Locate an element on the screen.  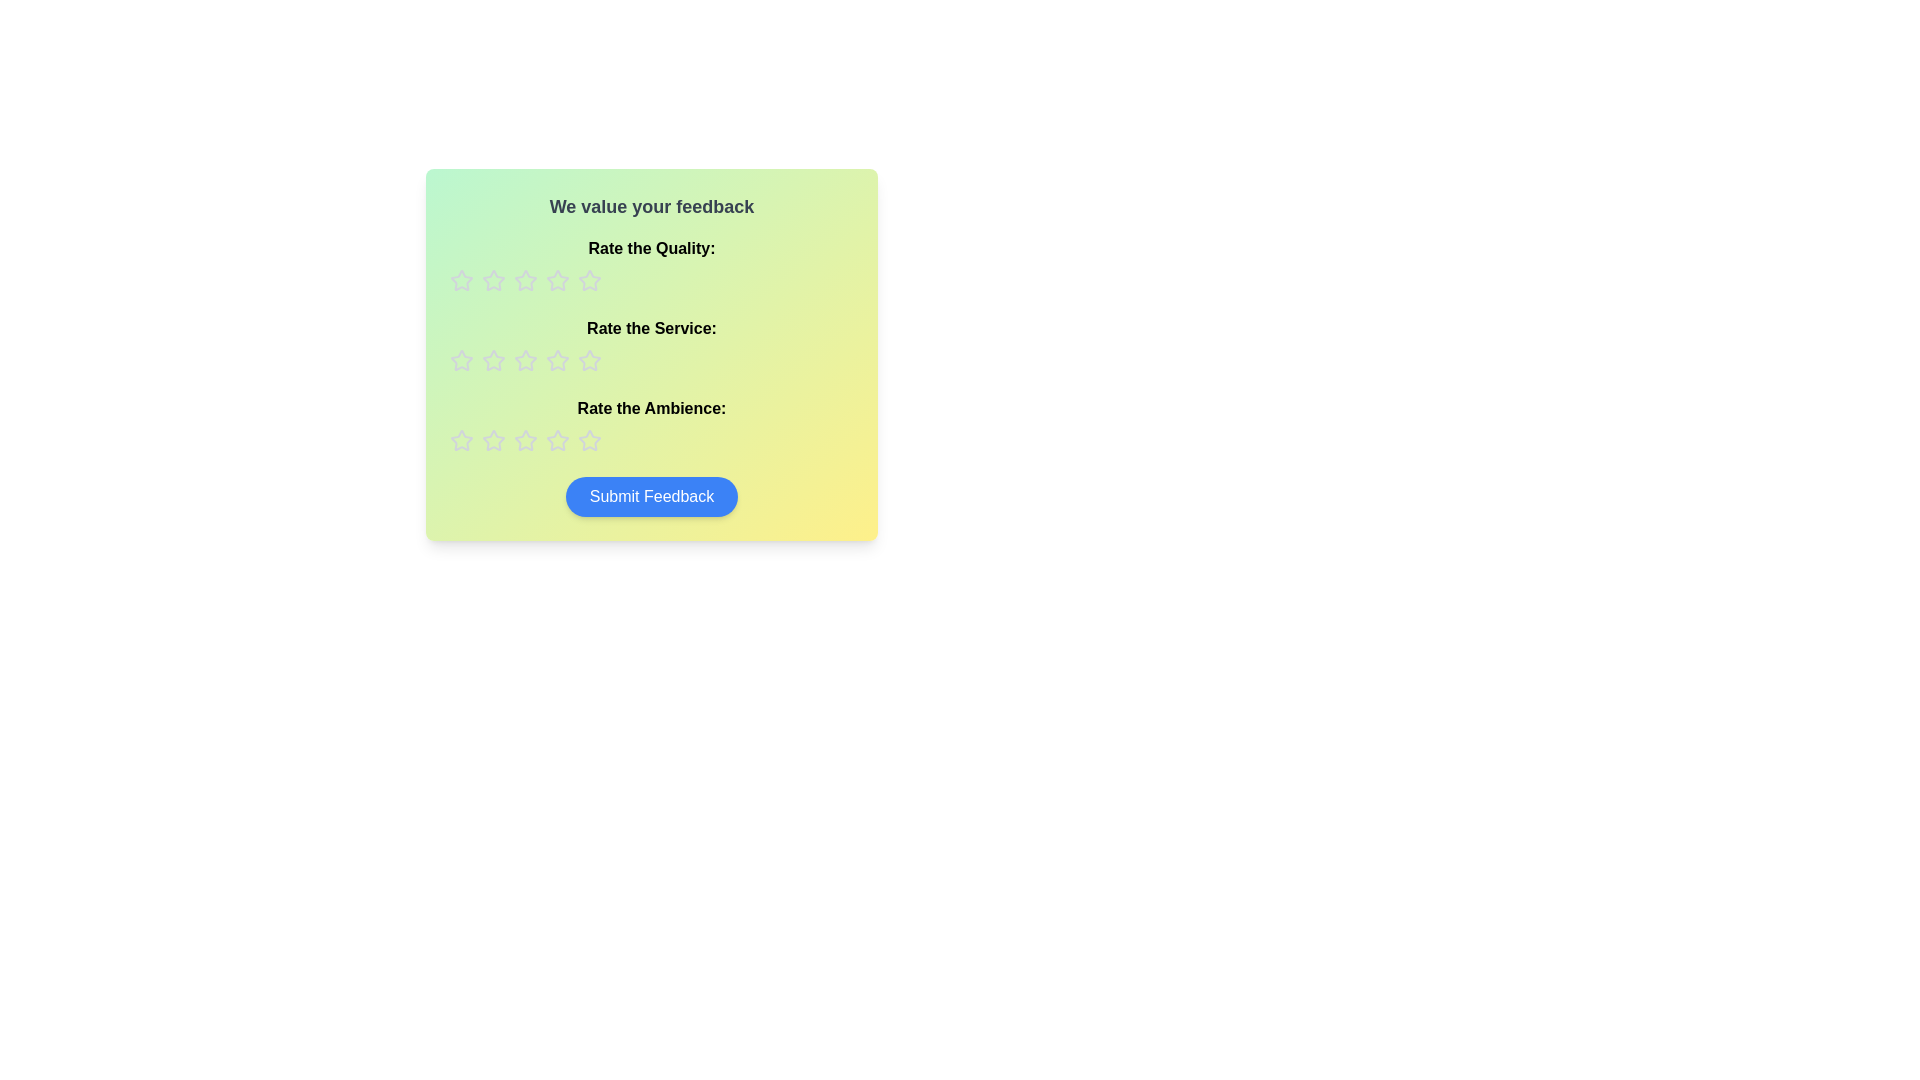
the second star is located at coordinates (526, 280).